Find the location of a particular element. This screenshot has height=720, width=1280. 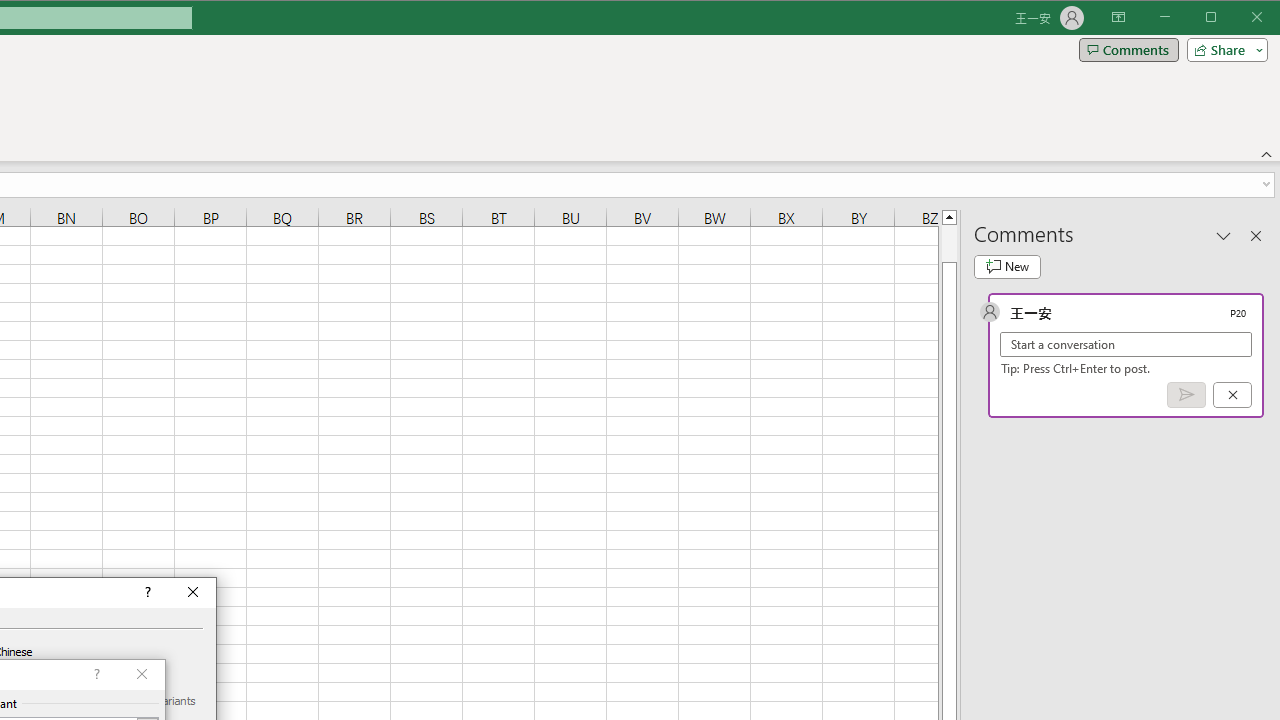

'Context help' is located at coordinates (145, 591).